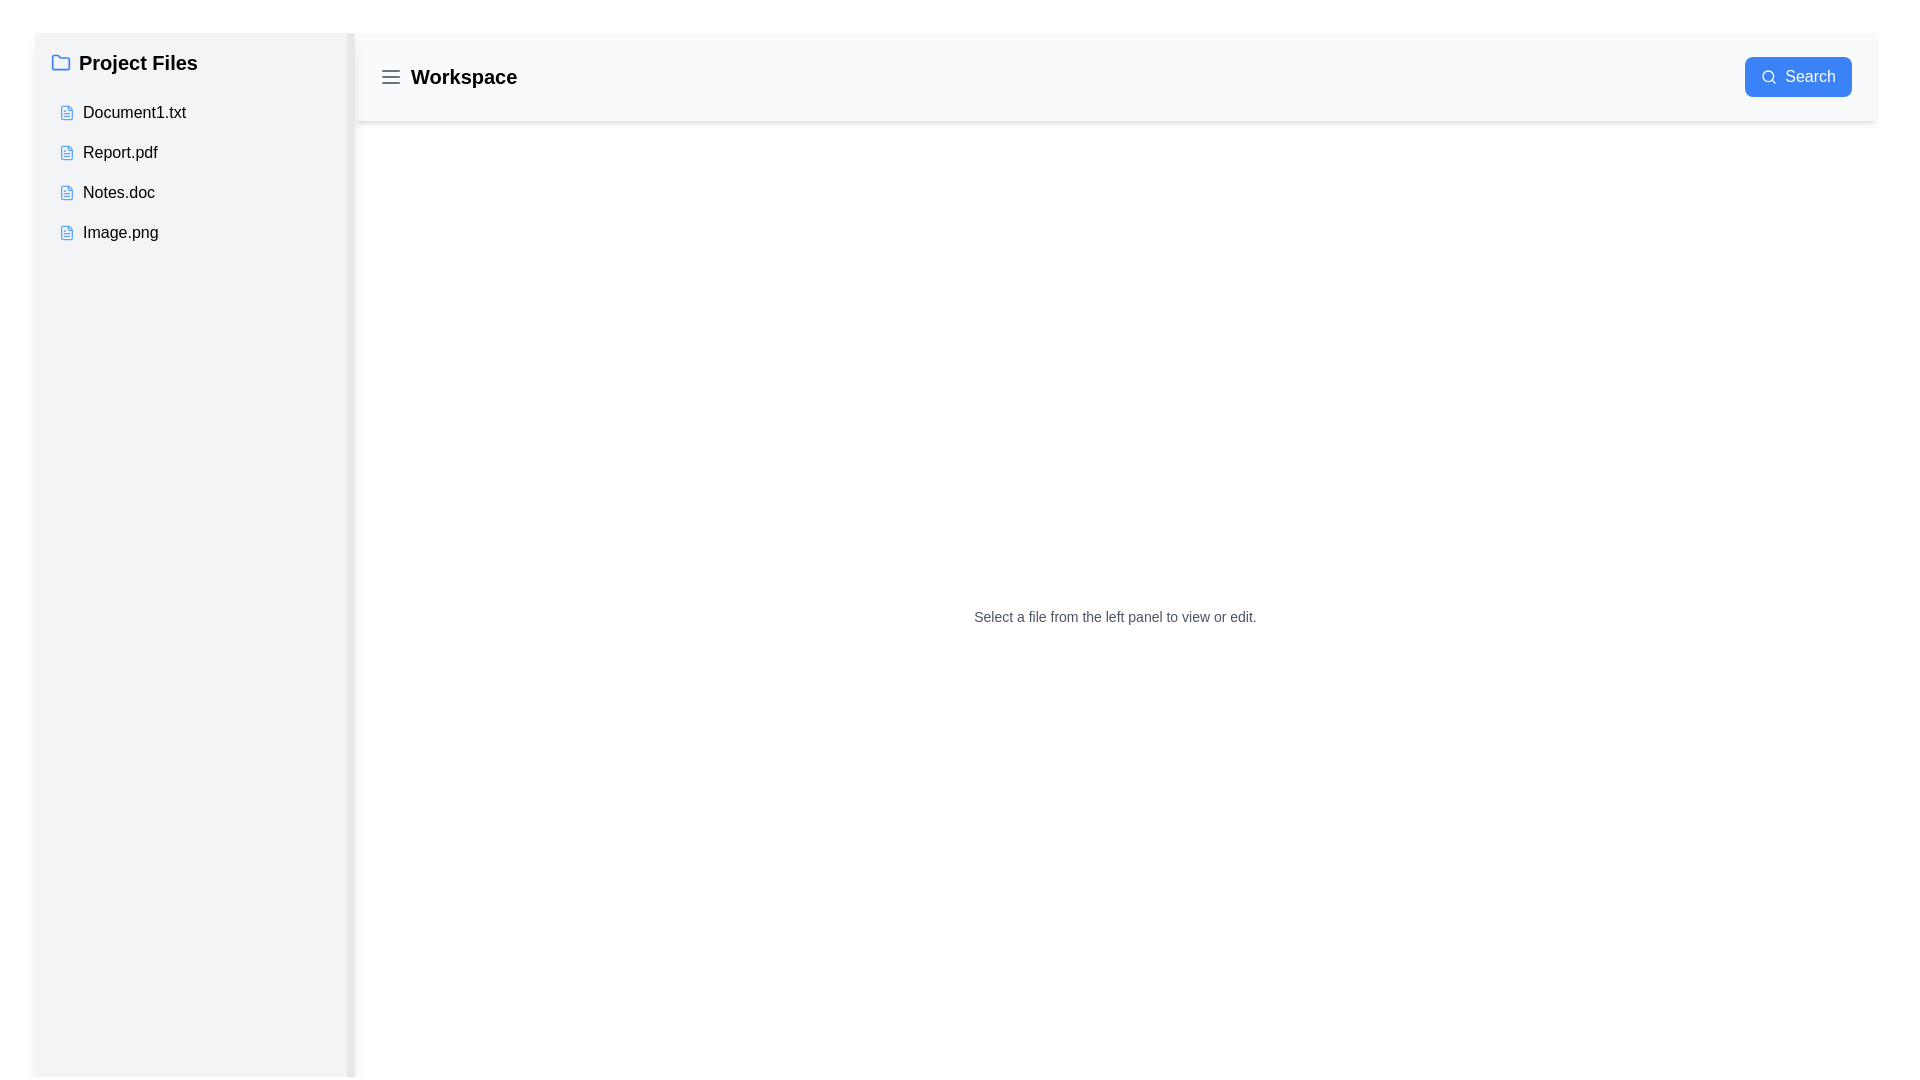 This screenshot has width=1920, height=1080. What do you see at coordinates (195, 149) in the screenshot?
I see `the second file item in the 'Project Files' list, located in the left sidebar` at bounding box center [195, 149].